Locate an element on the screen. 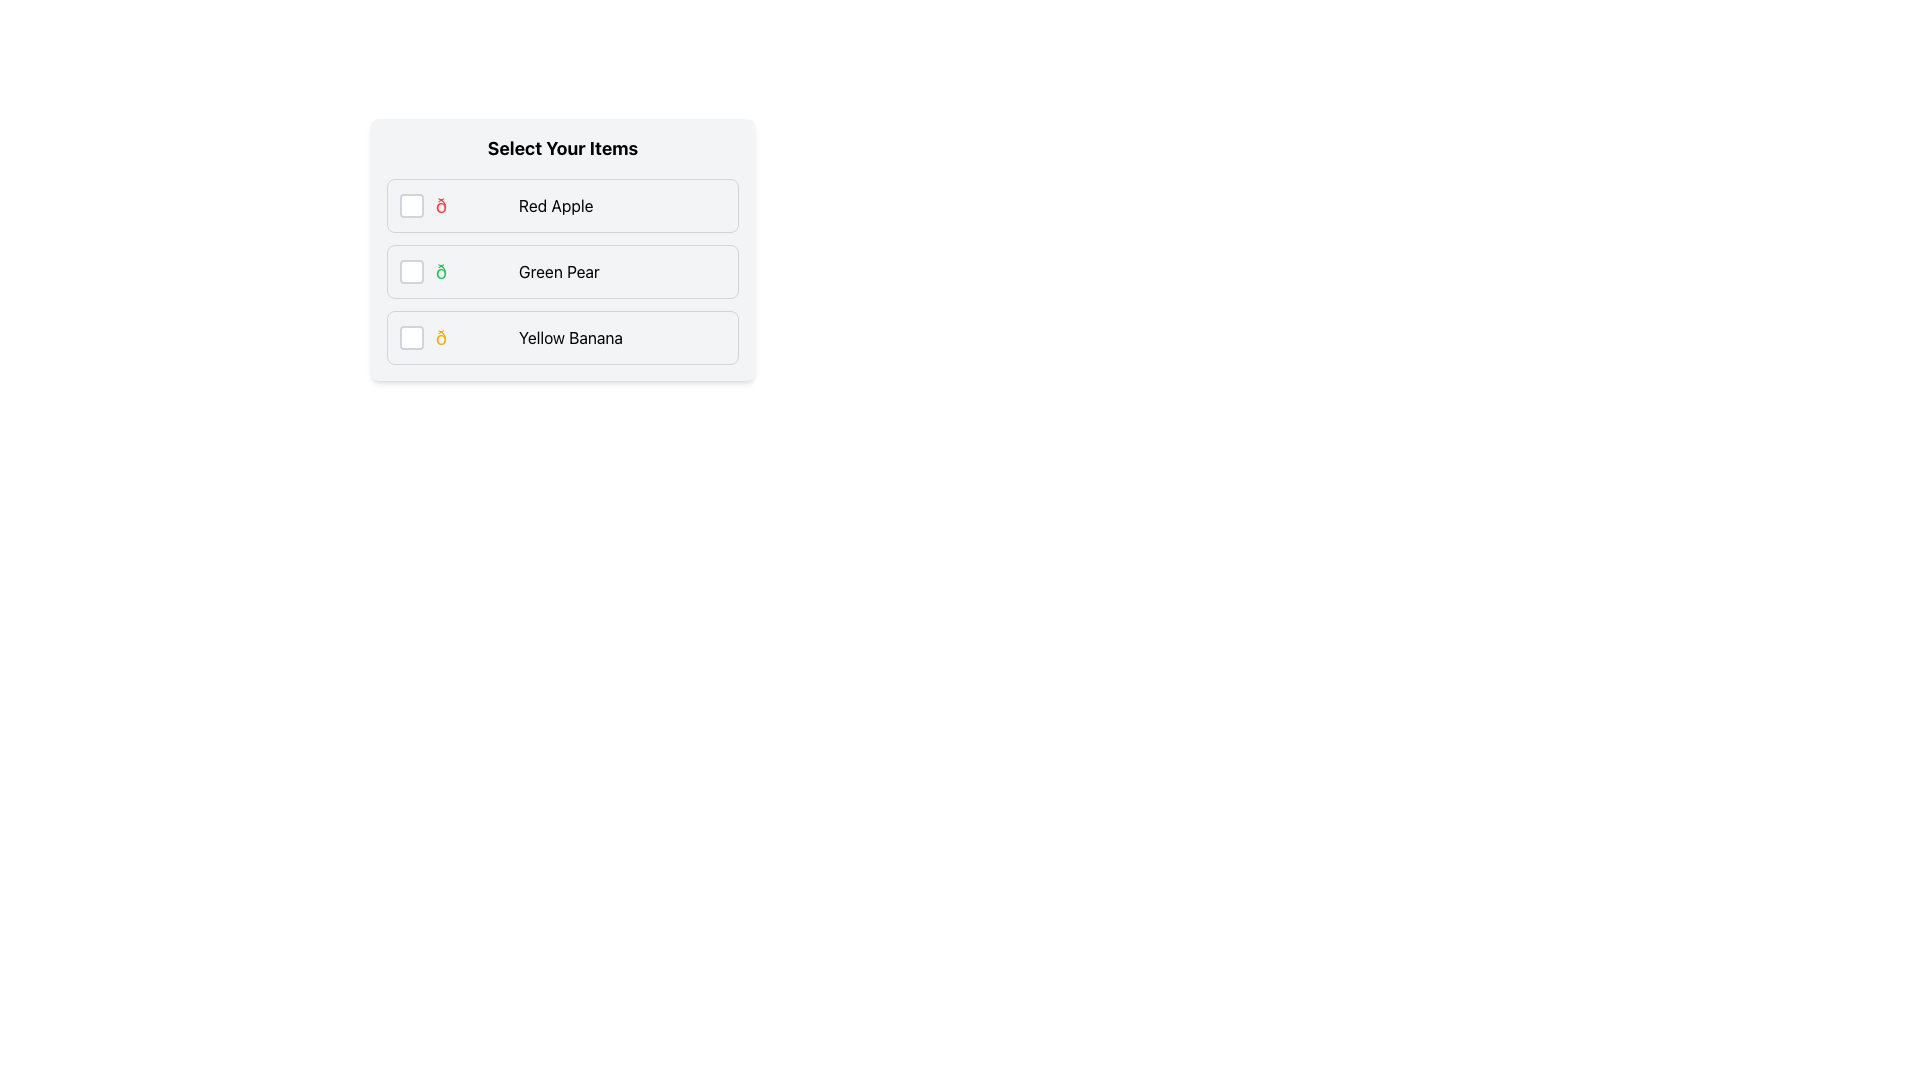 This screenshot has width=1920, height=1080. the red apple emoji icon, which is styled with red text color and is located next to the 'Red Apple' label in the first row of a list is located at coordinates (470, 205).